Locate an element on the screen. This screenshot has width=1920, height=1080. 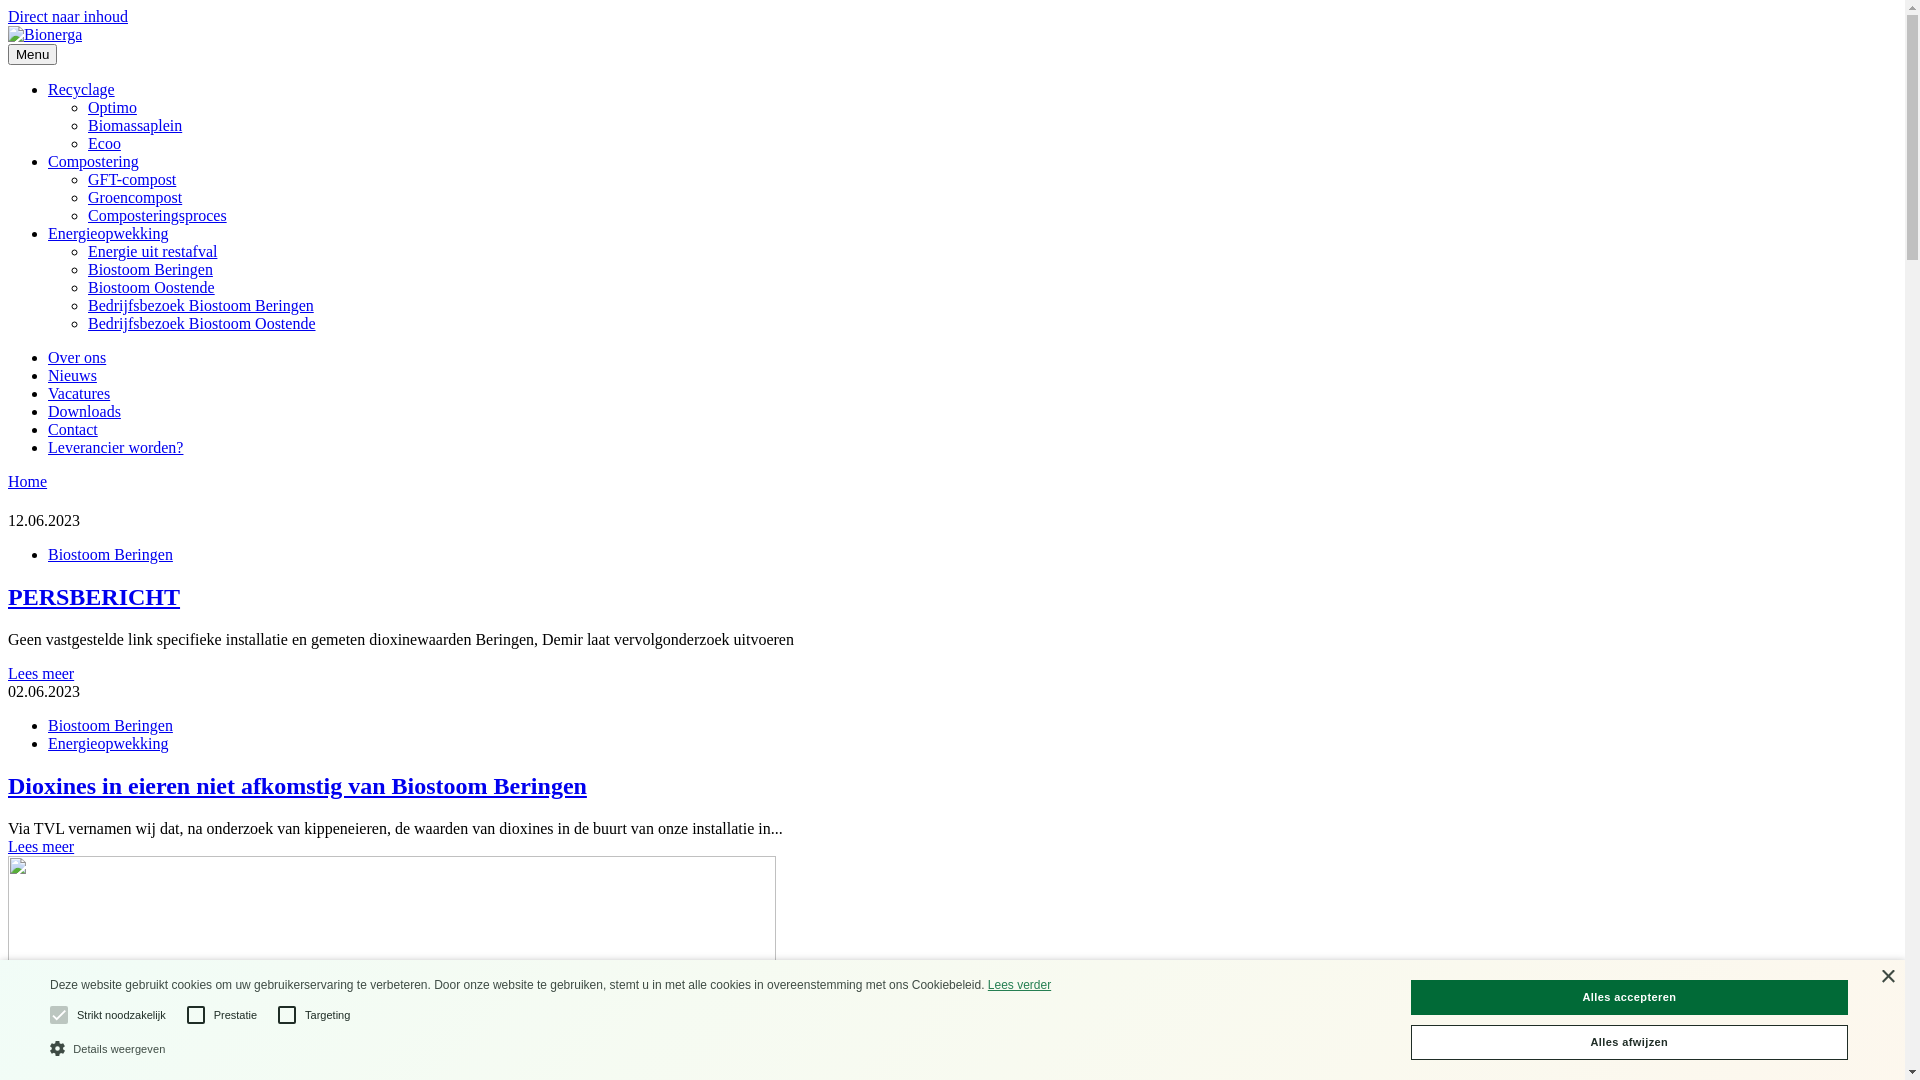
'Energieopwekking' is located at coordinates (48, 232).